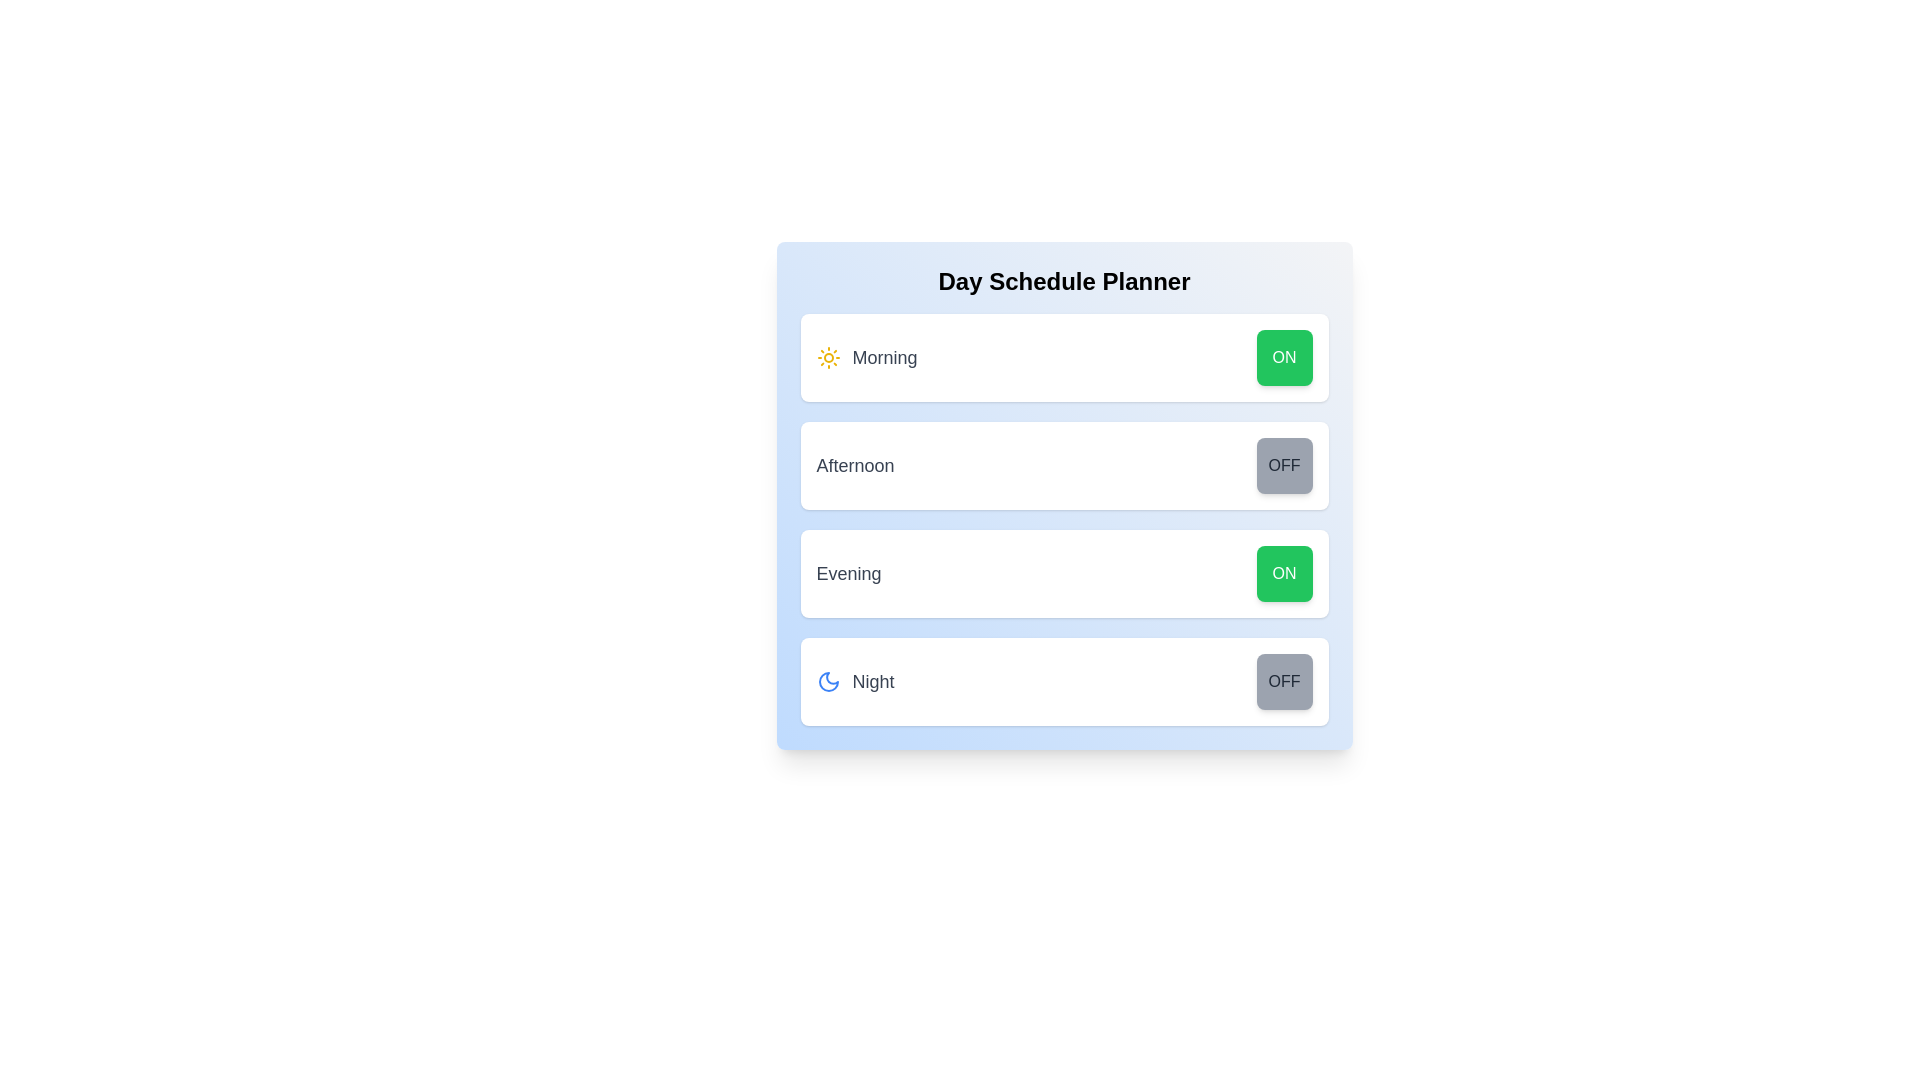 The height and width of the screenshot is (1080, 1920). I want to click on the Evening row to highlight or focus it, so click(1063, 574).